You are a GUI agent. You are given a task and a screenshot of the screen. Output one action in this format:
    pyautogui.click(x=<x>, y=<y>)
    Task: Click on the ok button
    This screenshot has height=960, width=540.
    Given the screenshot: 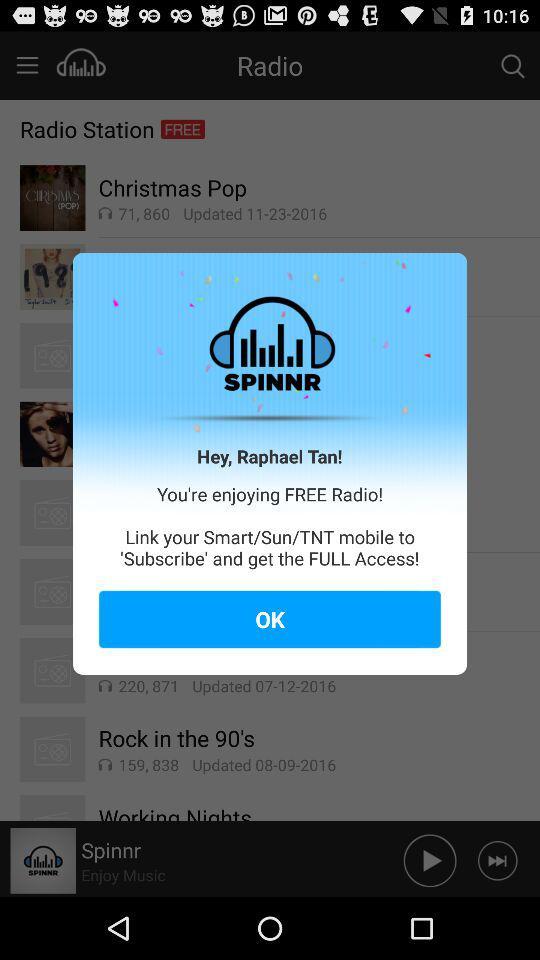 What is the action you would take?
    pyautogui.click(x=270, y=618)
    